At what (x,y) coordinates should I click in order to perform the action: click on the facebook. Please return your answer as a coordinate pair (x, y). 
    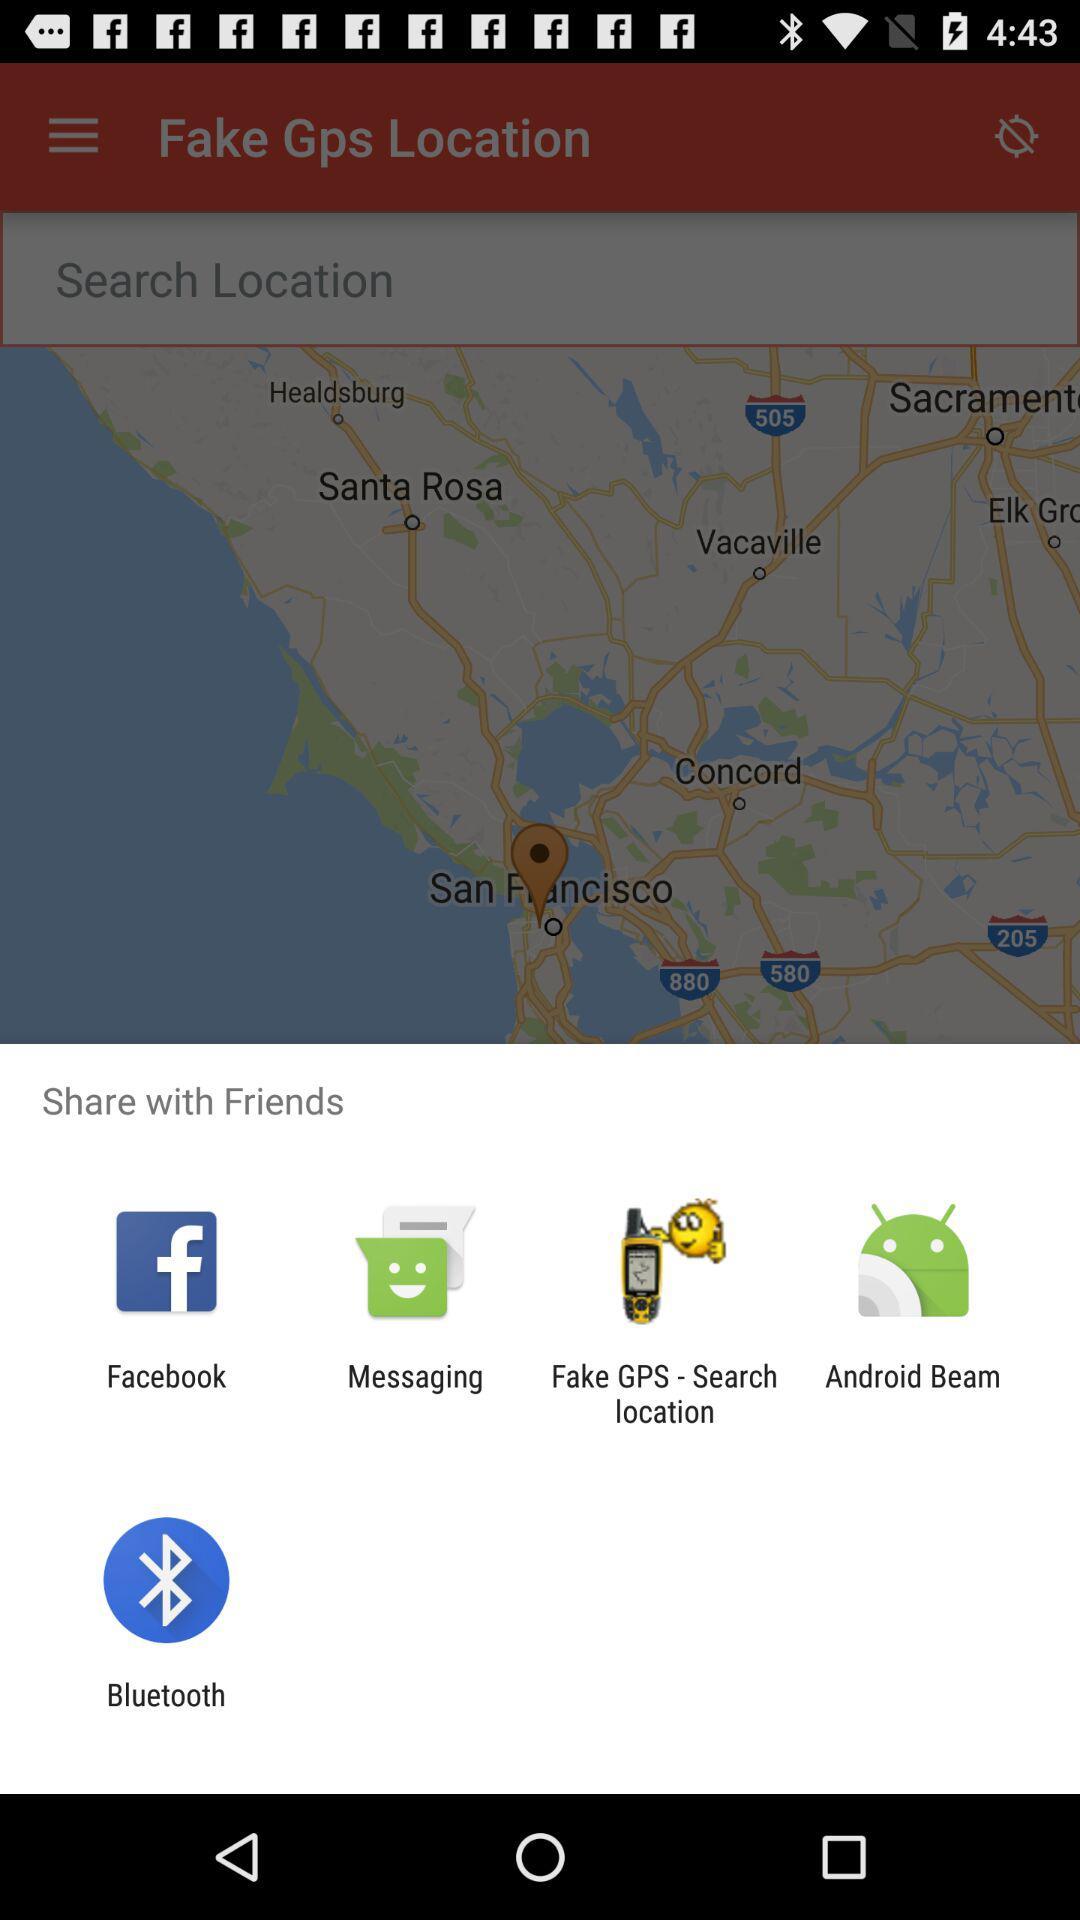
    Looking at the image, I should click on (165, 1392).